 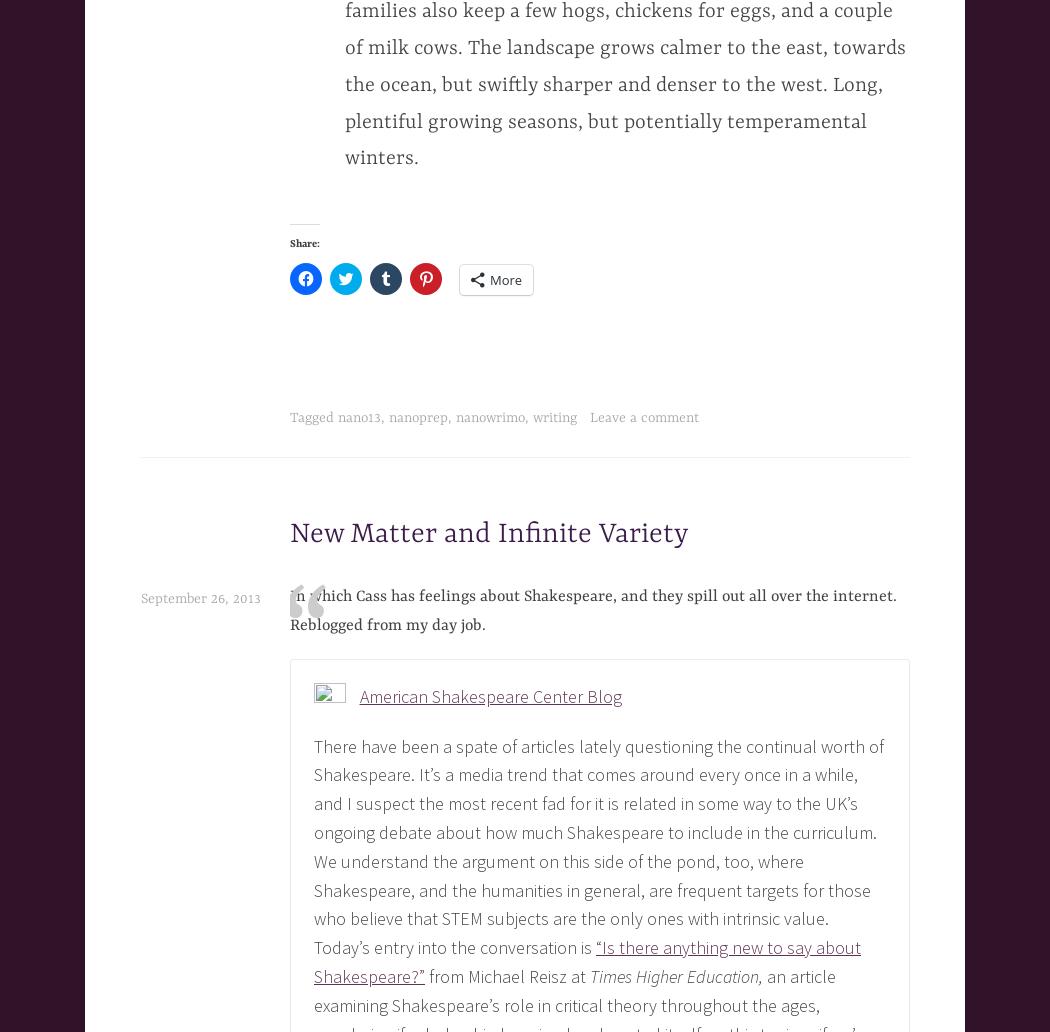 I want to click on 'Leave a comment', so click(x=588, y=416).